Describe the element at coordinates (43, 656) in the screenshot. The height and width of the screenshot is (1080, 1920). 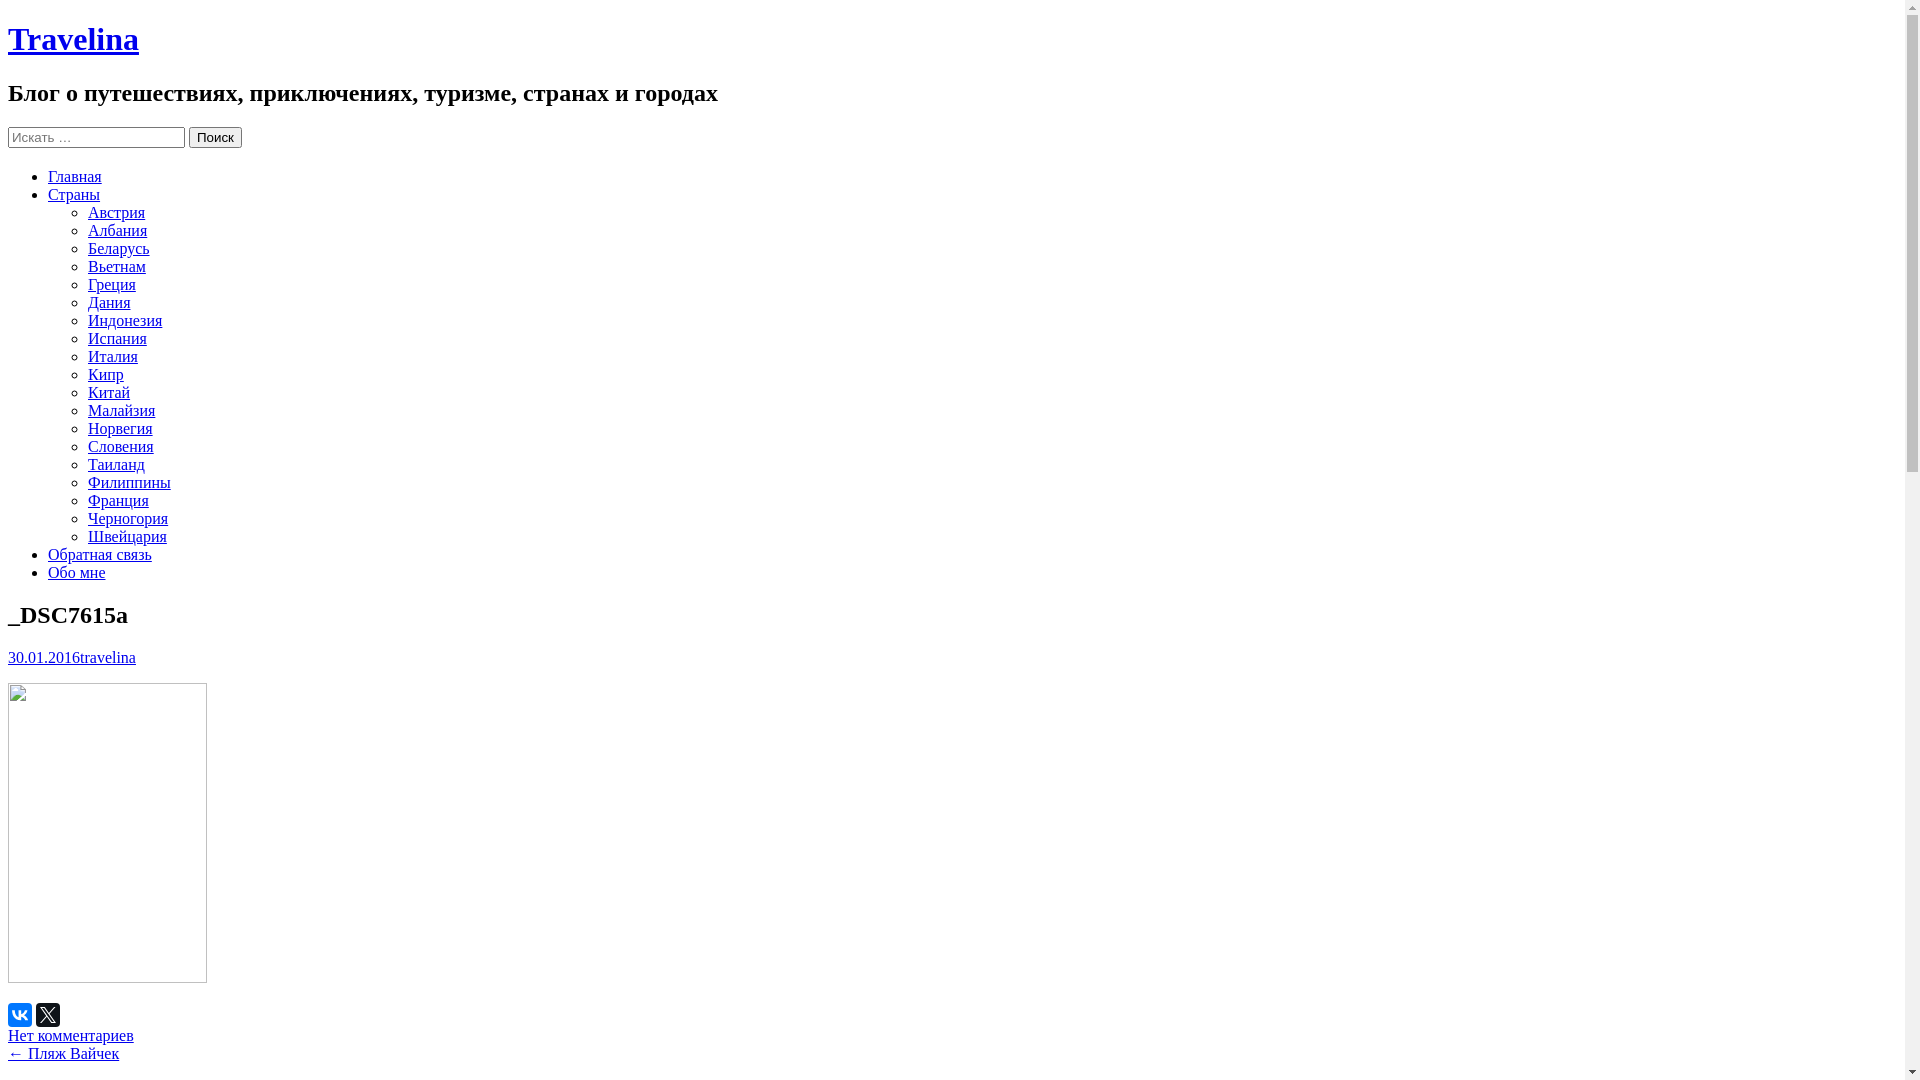
I see `'30.01.2016'` at that location.